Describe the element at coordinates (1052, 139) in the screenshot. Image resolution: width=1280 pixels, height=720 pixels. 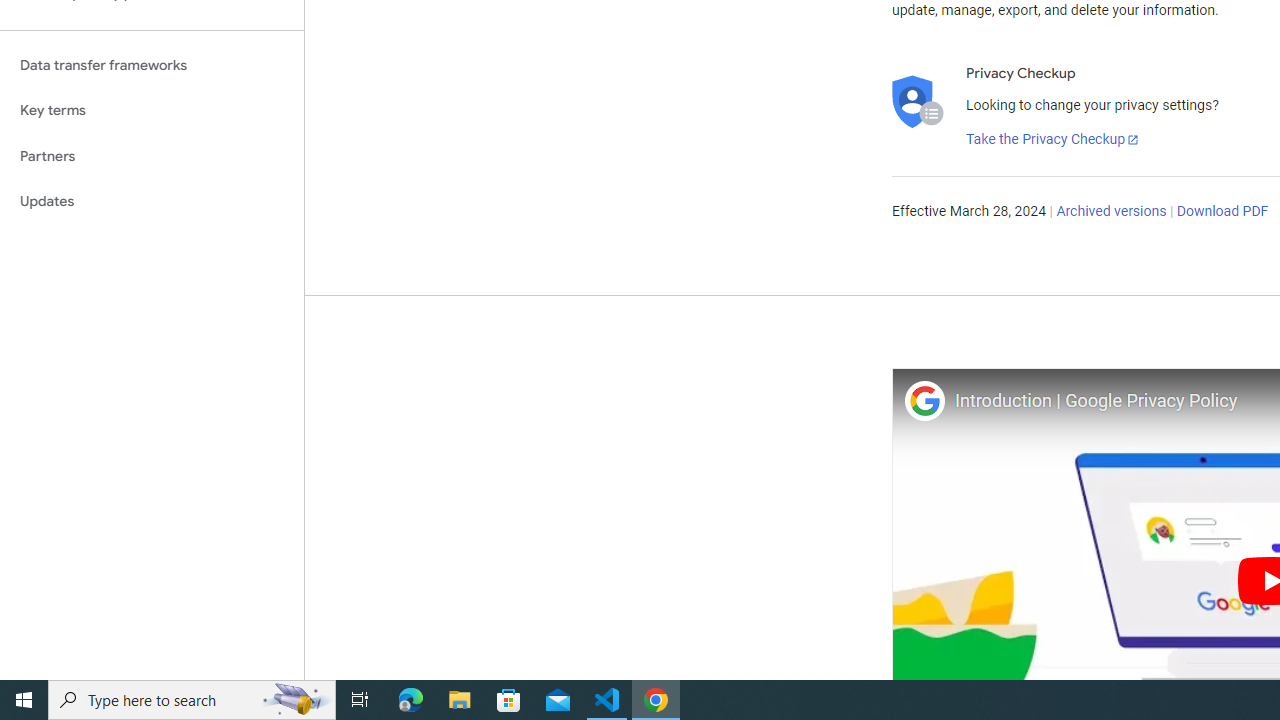
I see `'Take the Privacy Checkup'` at that location.